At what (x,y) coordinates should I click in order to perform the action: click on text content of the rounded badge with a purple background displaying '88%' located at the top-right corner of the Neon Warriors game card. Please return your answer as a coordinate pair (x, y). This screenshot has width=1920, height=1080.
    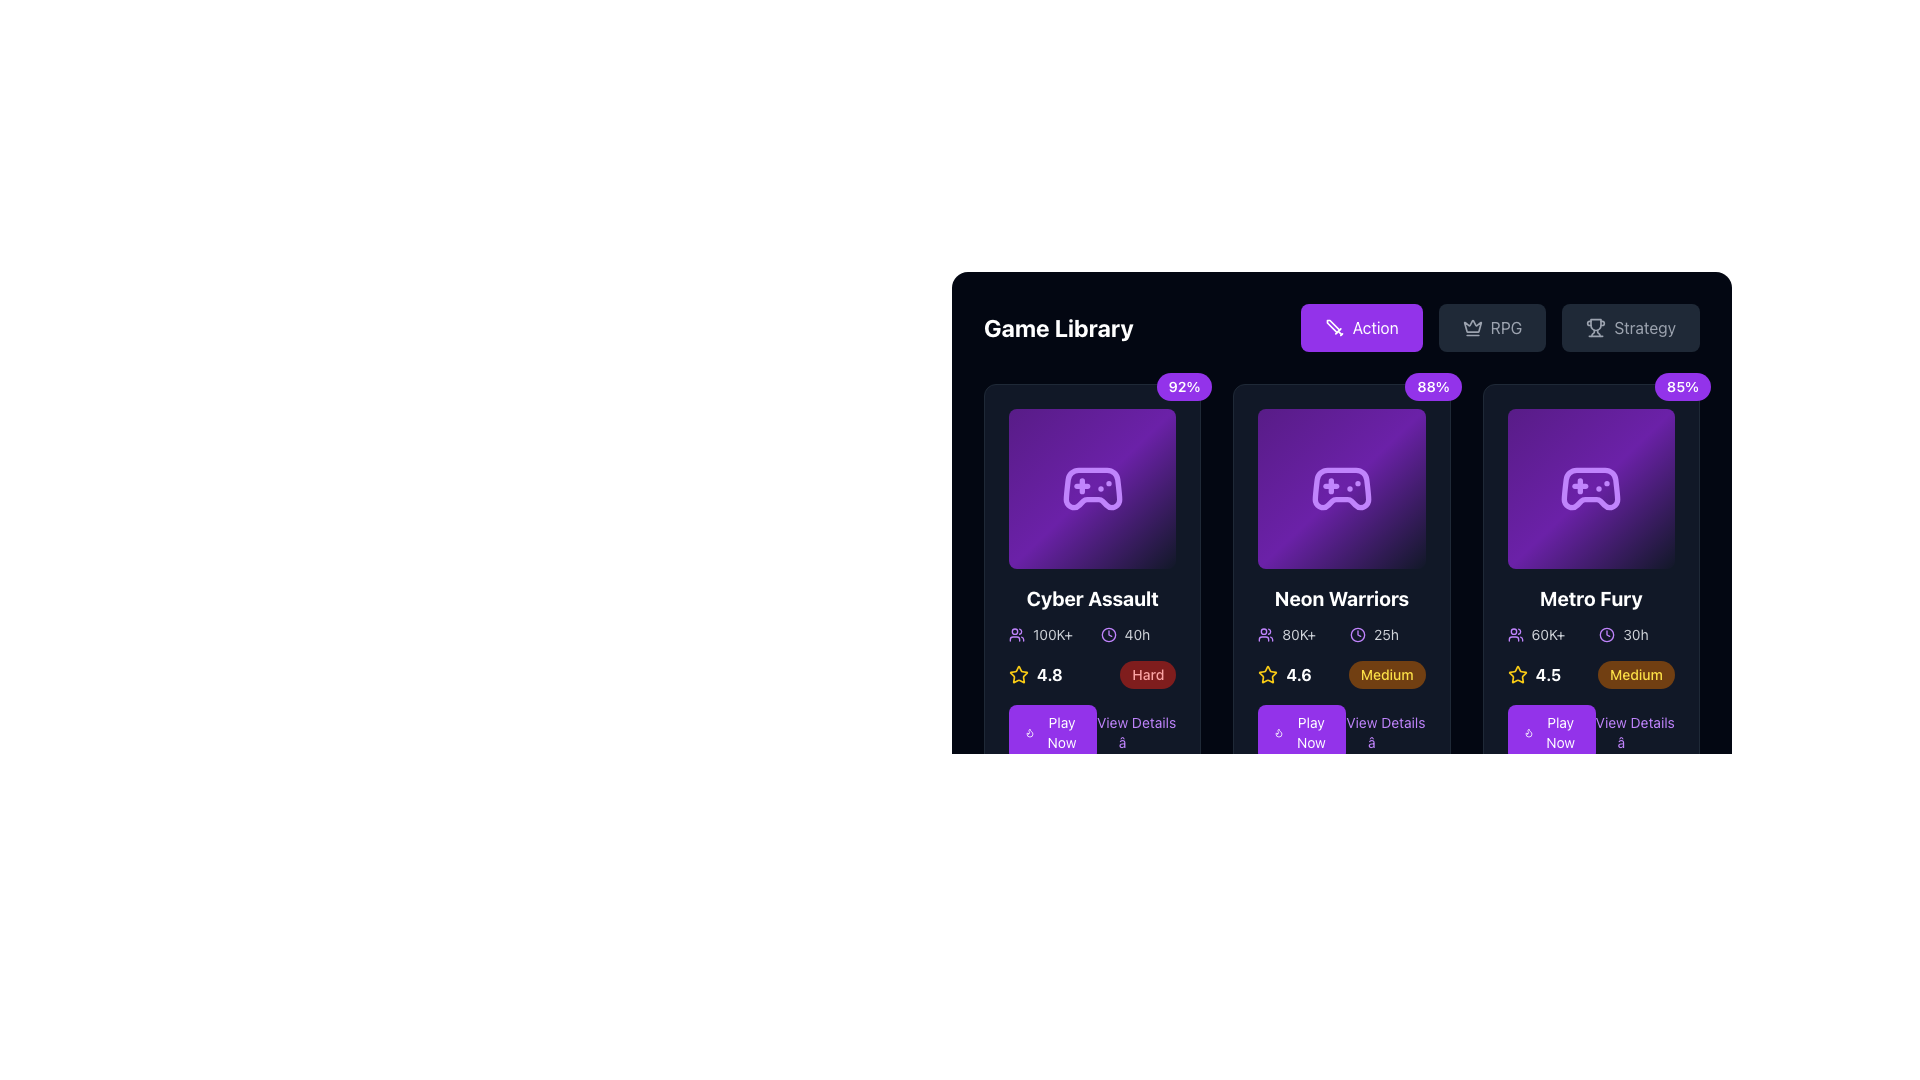
    Looking at the image, I should click on (1432, 386).